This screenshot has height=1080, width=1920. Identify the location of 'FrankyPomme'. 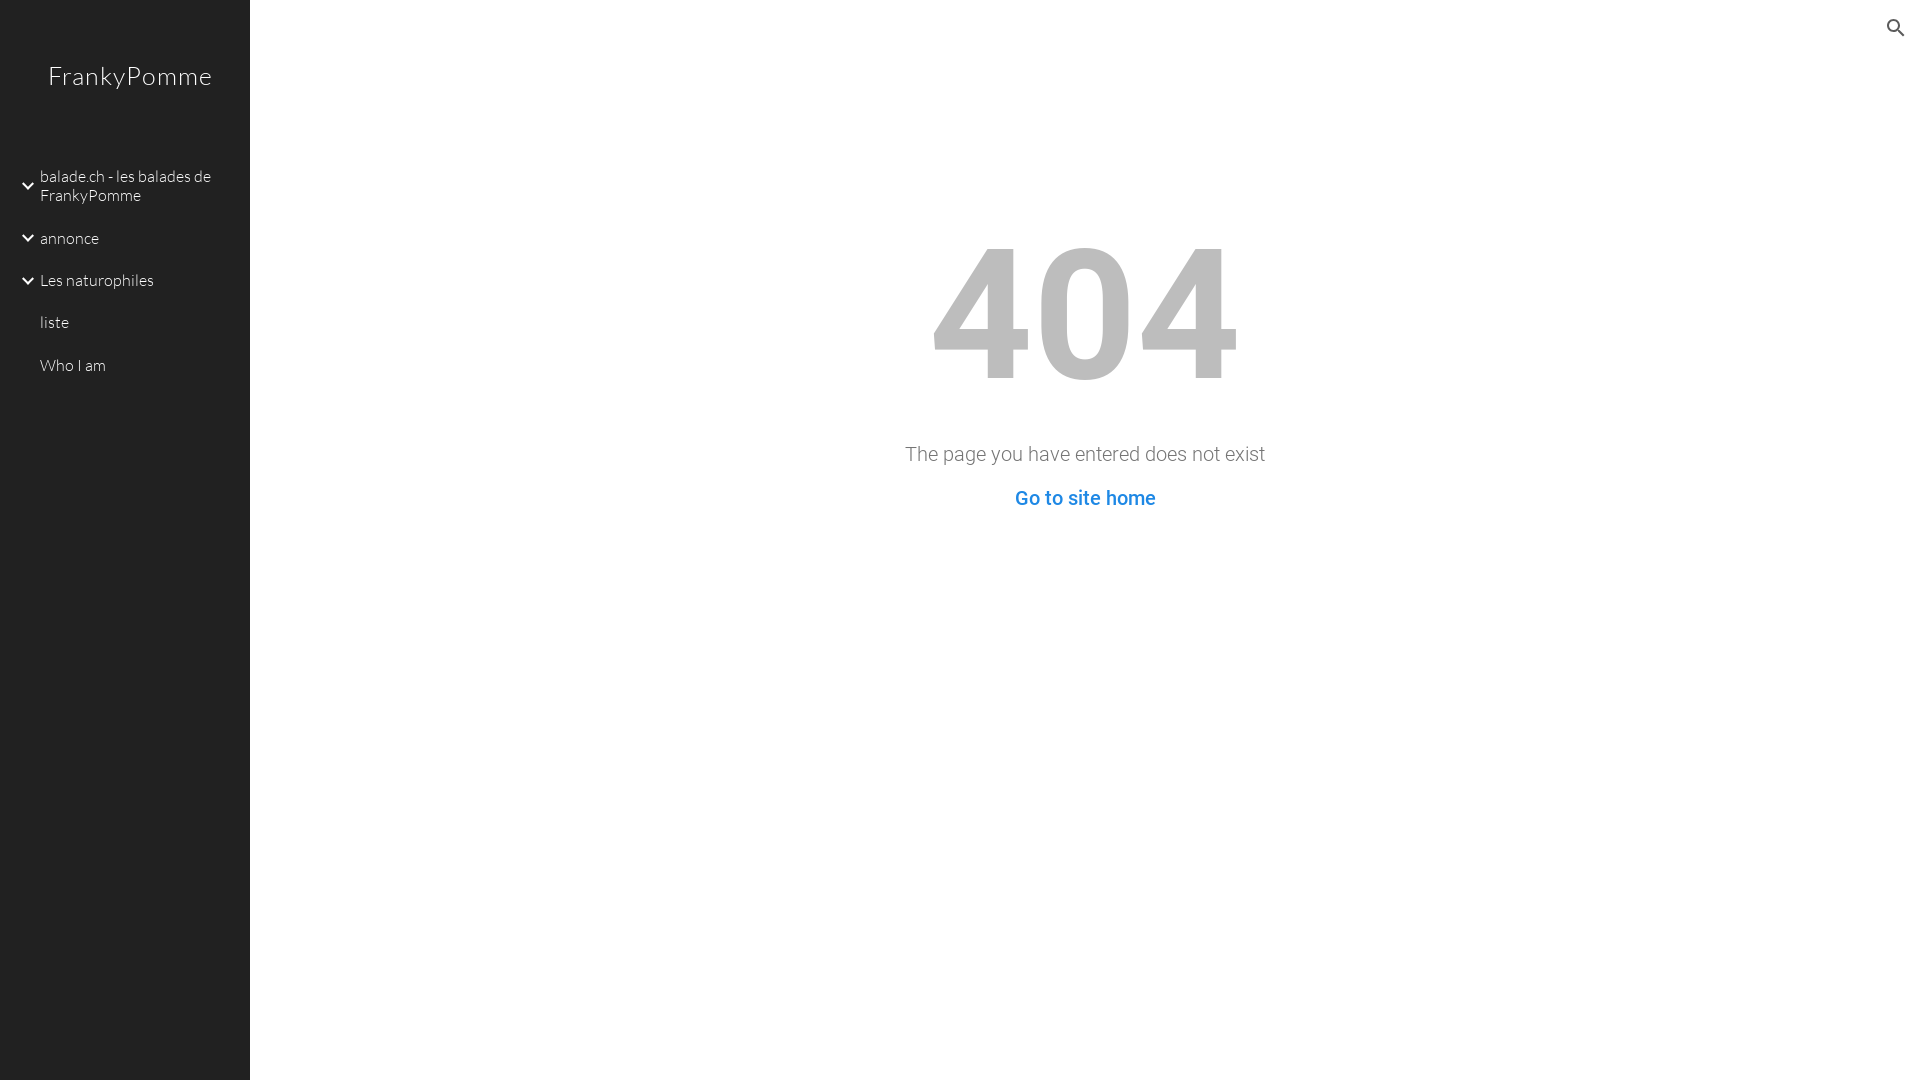
(123, 101).